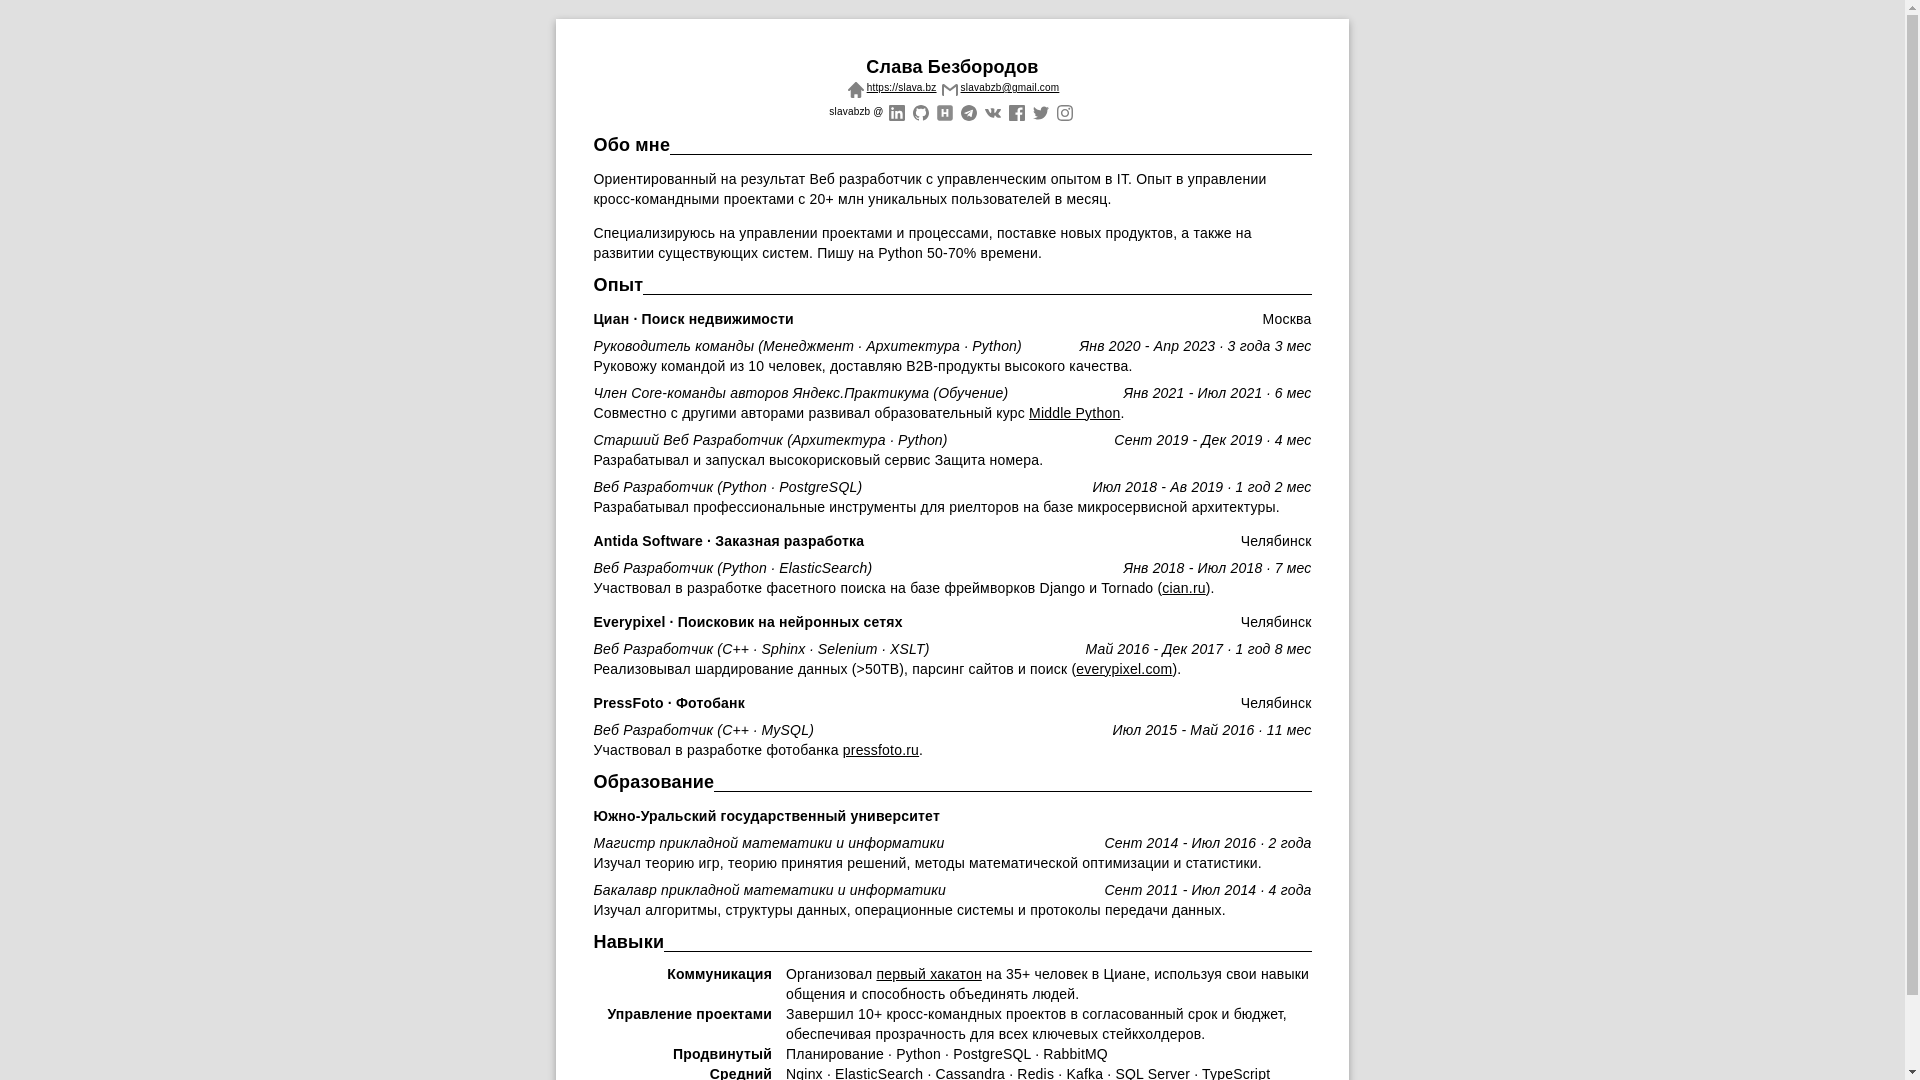 This screenshot has height=1080, width=1920. Describe the element at coordinates (968, 110) in the screenshot. I see `'slavabzb'` at that location.